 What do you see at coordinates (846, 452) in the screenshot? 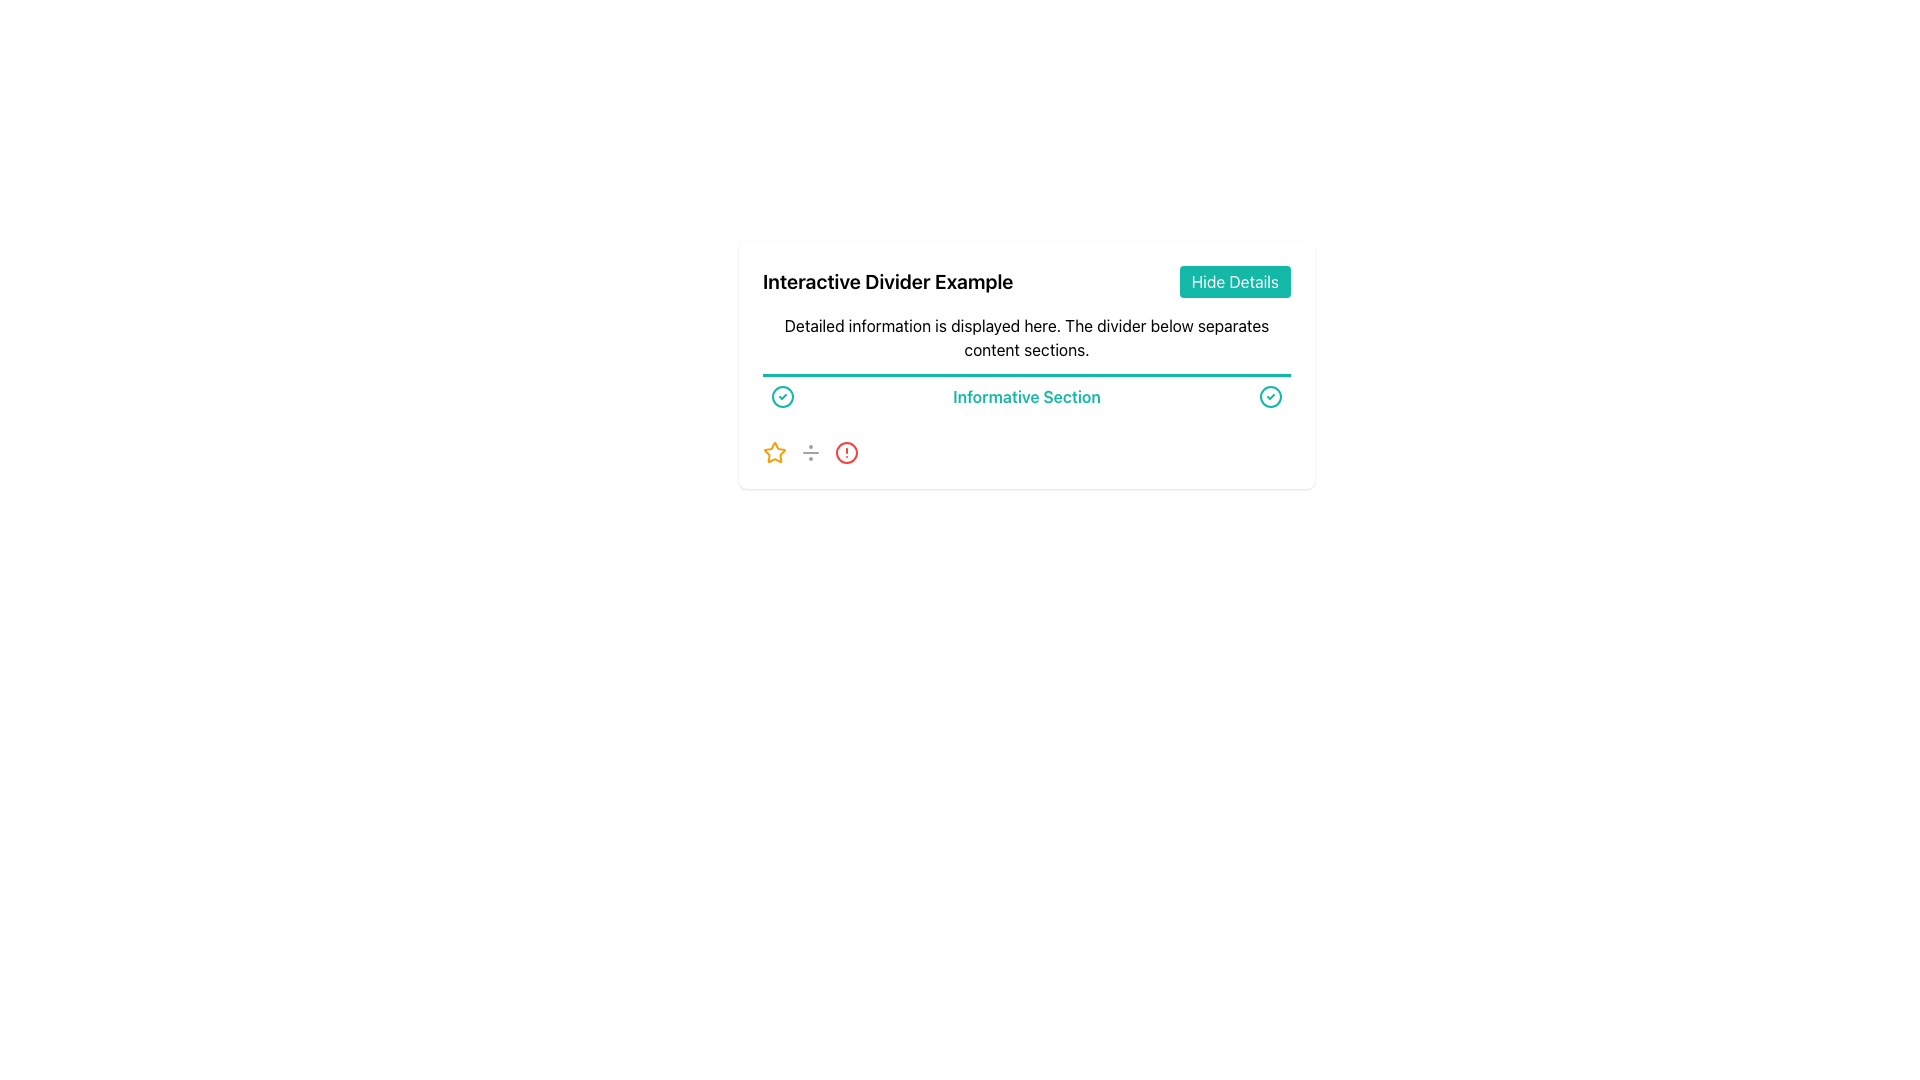
I see `the red circular SVG element representing an alert or warning symbol, which is the third icon in the horizontal row below the 'Informative Section' label` at bounding box center [846, 452].